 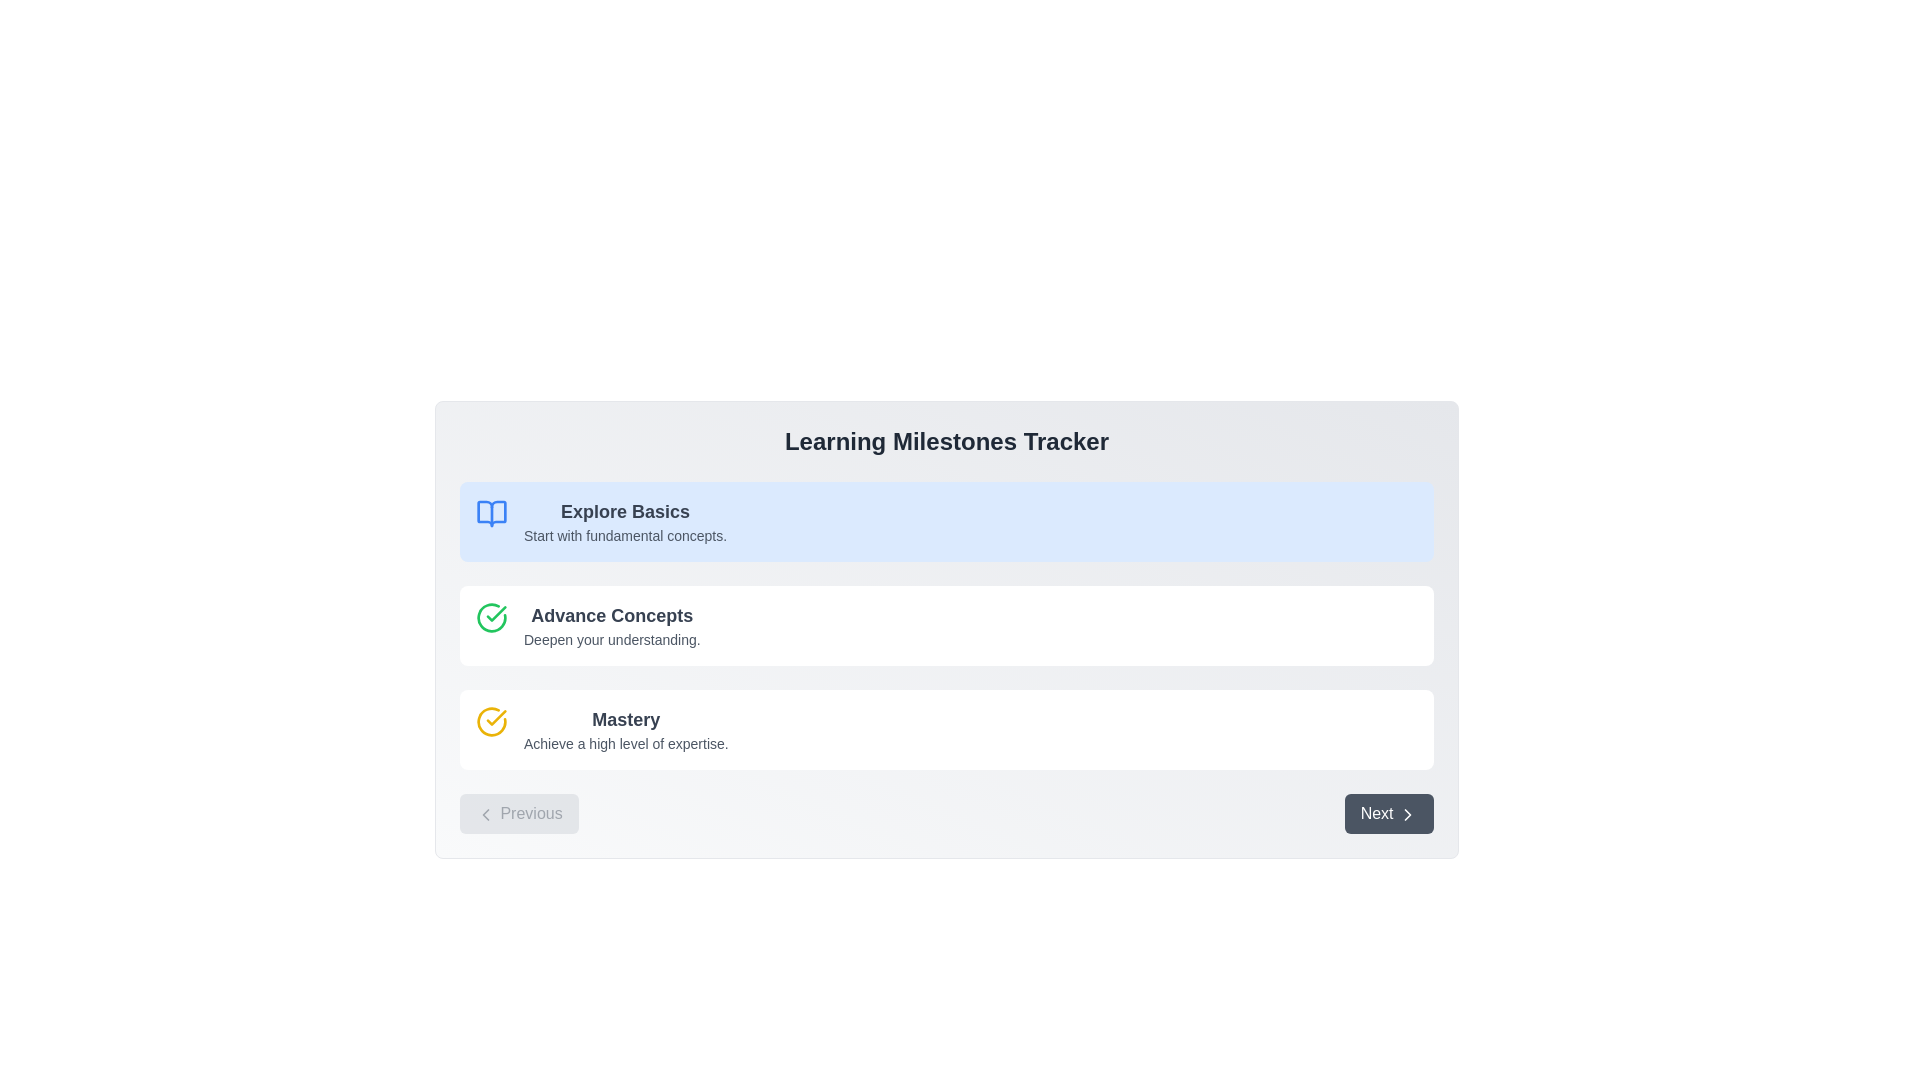 I want to click on the Text Label that serves as a header for the 'Learning Milestones Tracker' section, summarizing the primary concept of the milestone, so click(x=625, y=720).